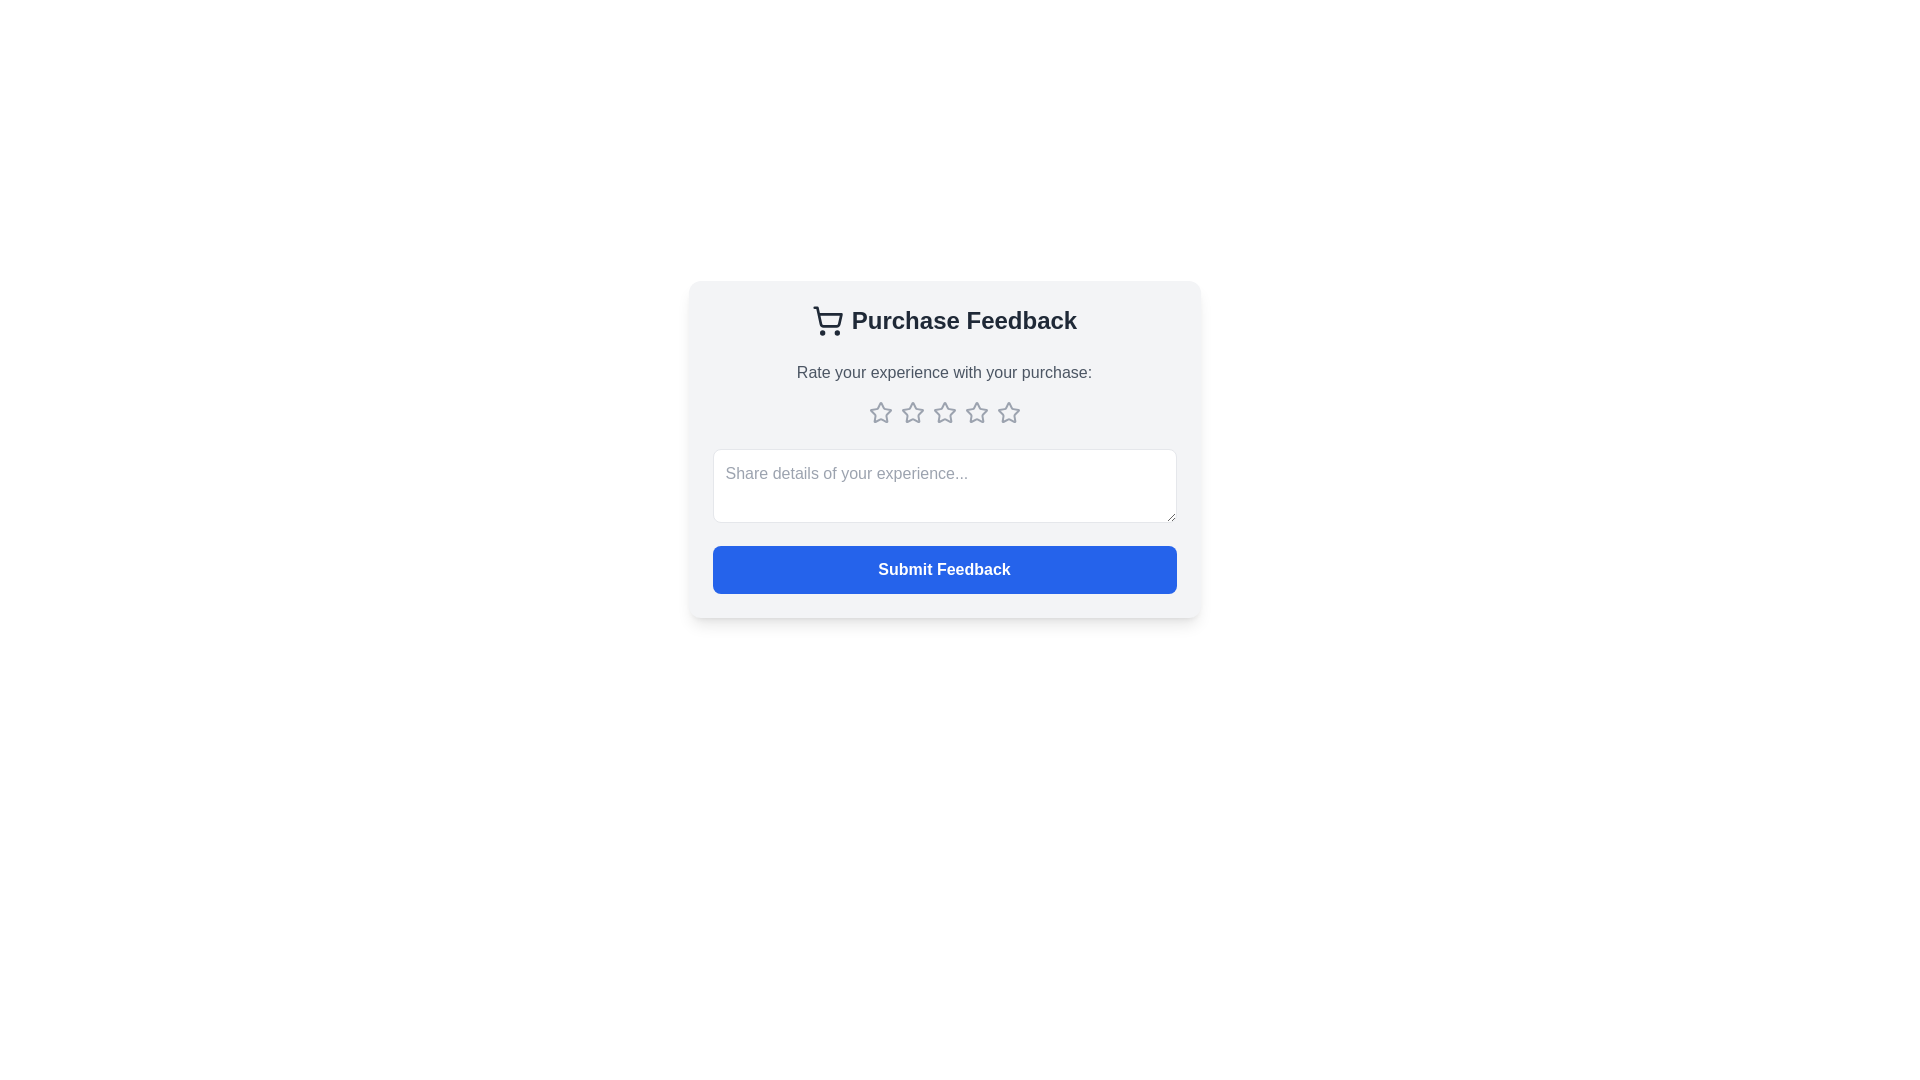 This screenshot has height=1080, width=1920. Describe the element at coordinates (827, 319) in the screenshot. I see `the shopping cart decorative icon, which is styled with a black stroke and positioned to the left of the 'Purchase Feedback' text` at that location.